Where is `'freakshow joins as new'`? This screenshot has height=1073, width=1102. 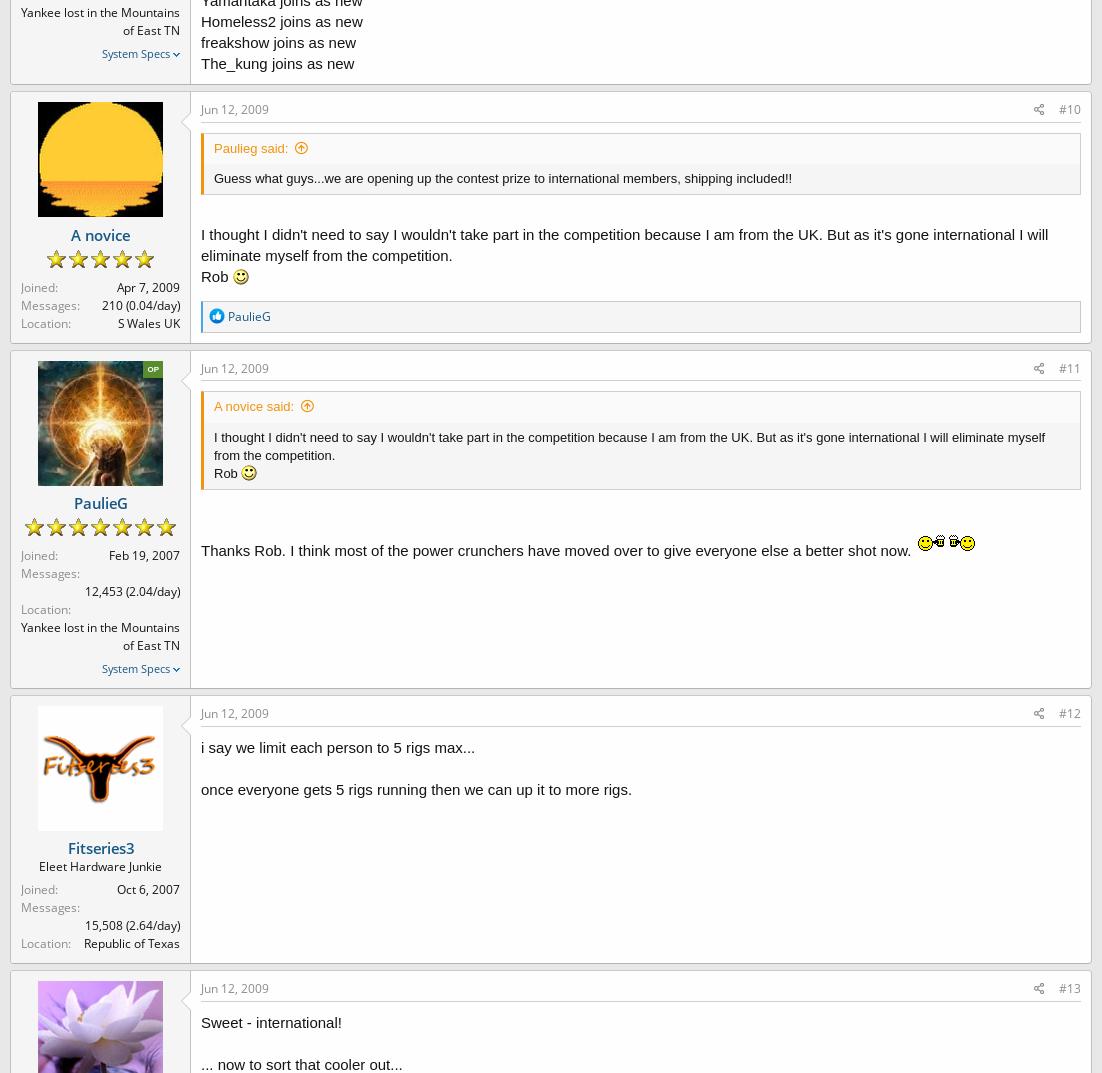 'freakshow joins as new' is located at coordinates (278, 41).